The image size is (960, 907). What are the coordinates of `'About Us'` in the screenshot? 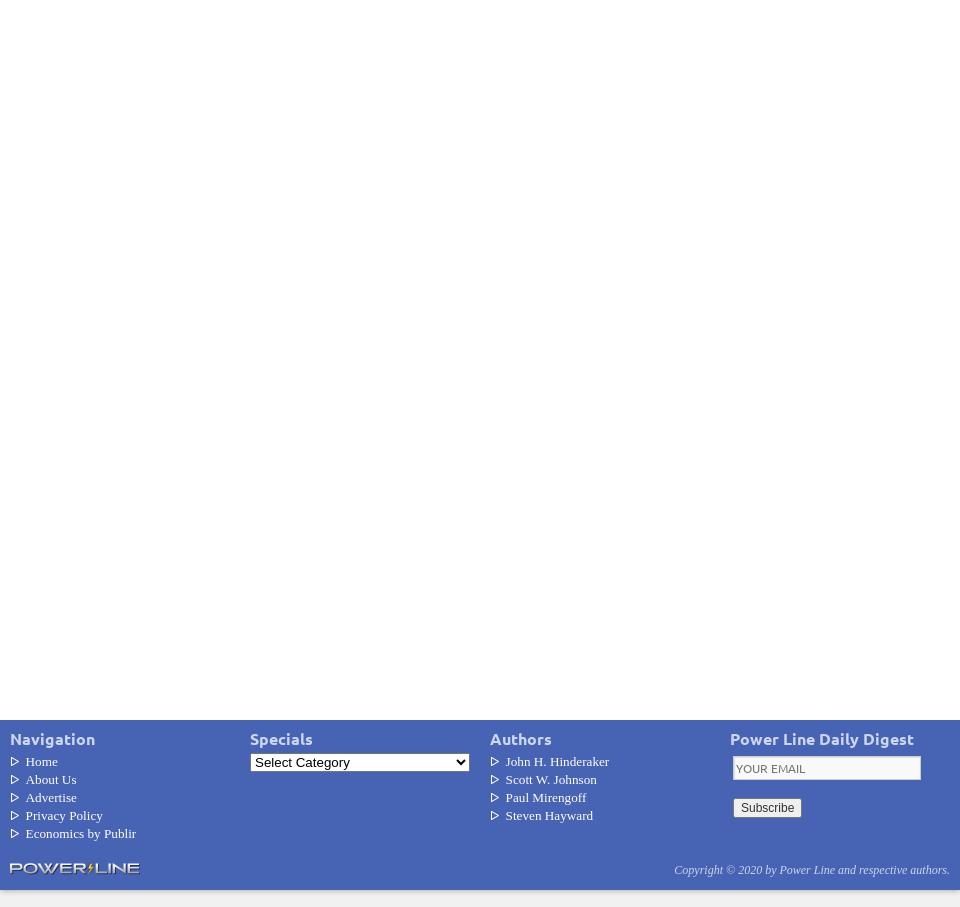 It's located at (49, 777).